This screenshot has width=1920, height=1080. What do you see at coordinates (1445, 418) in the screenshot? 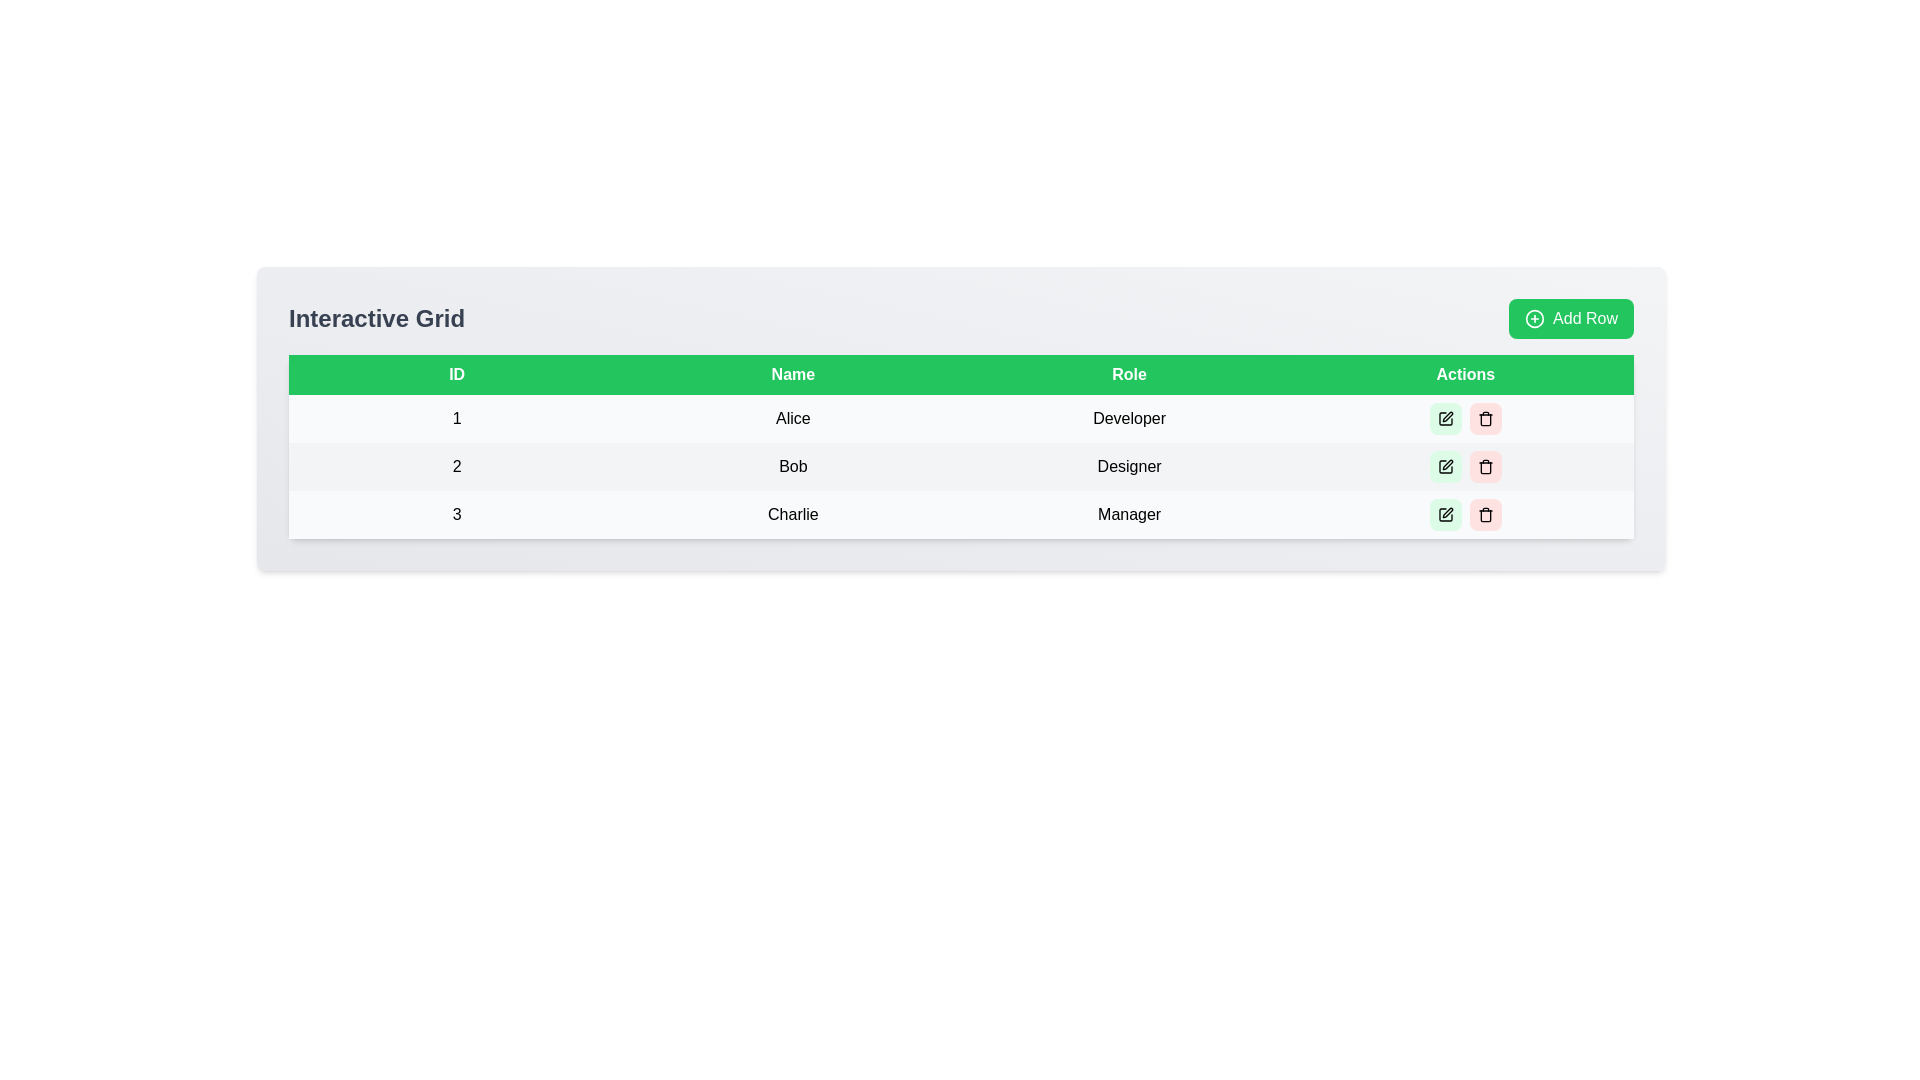
I see `the pen icon inside the green button located in the actions column of the first row in the data grid` at bounding box center [1445, 418].